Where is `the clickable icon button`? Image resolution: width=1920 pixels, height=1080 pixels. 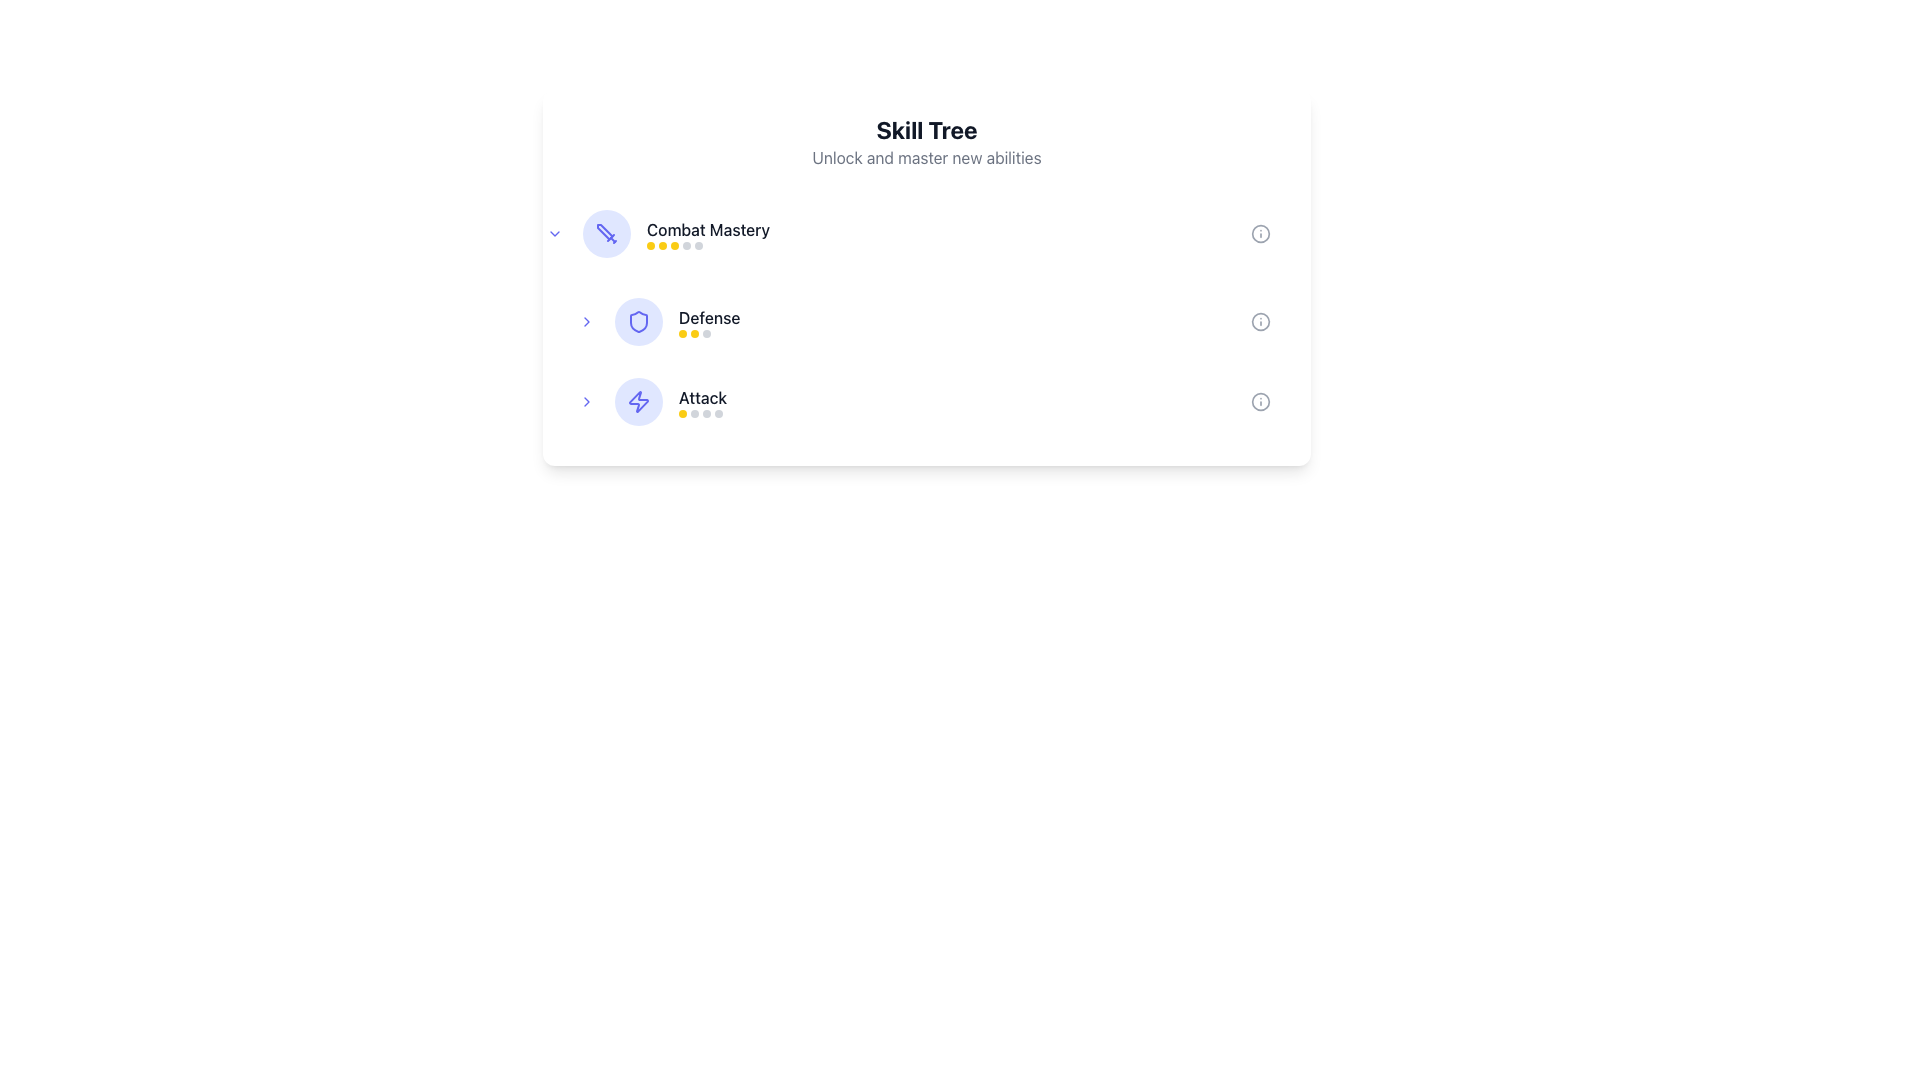
the clickable icon button is located at coordinates (585, 401).